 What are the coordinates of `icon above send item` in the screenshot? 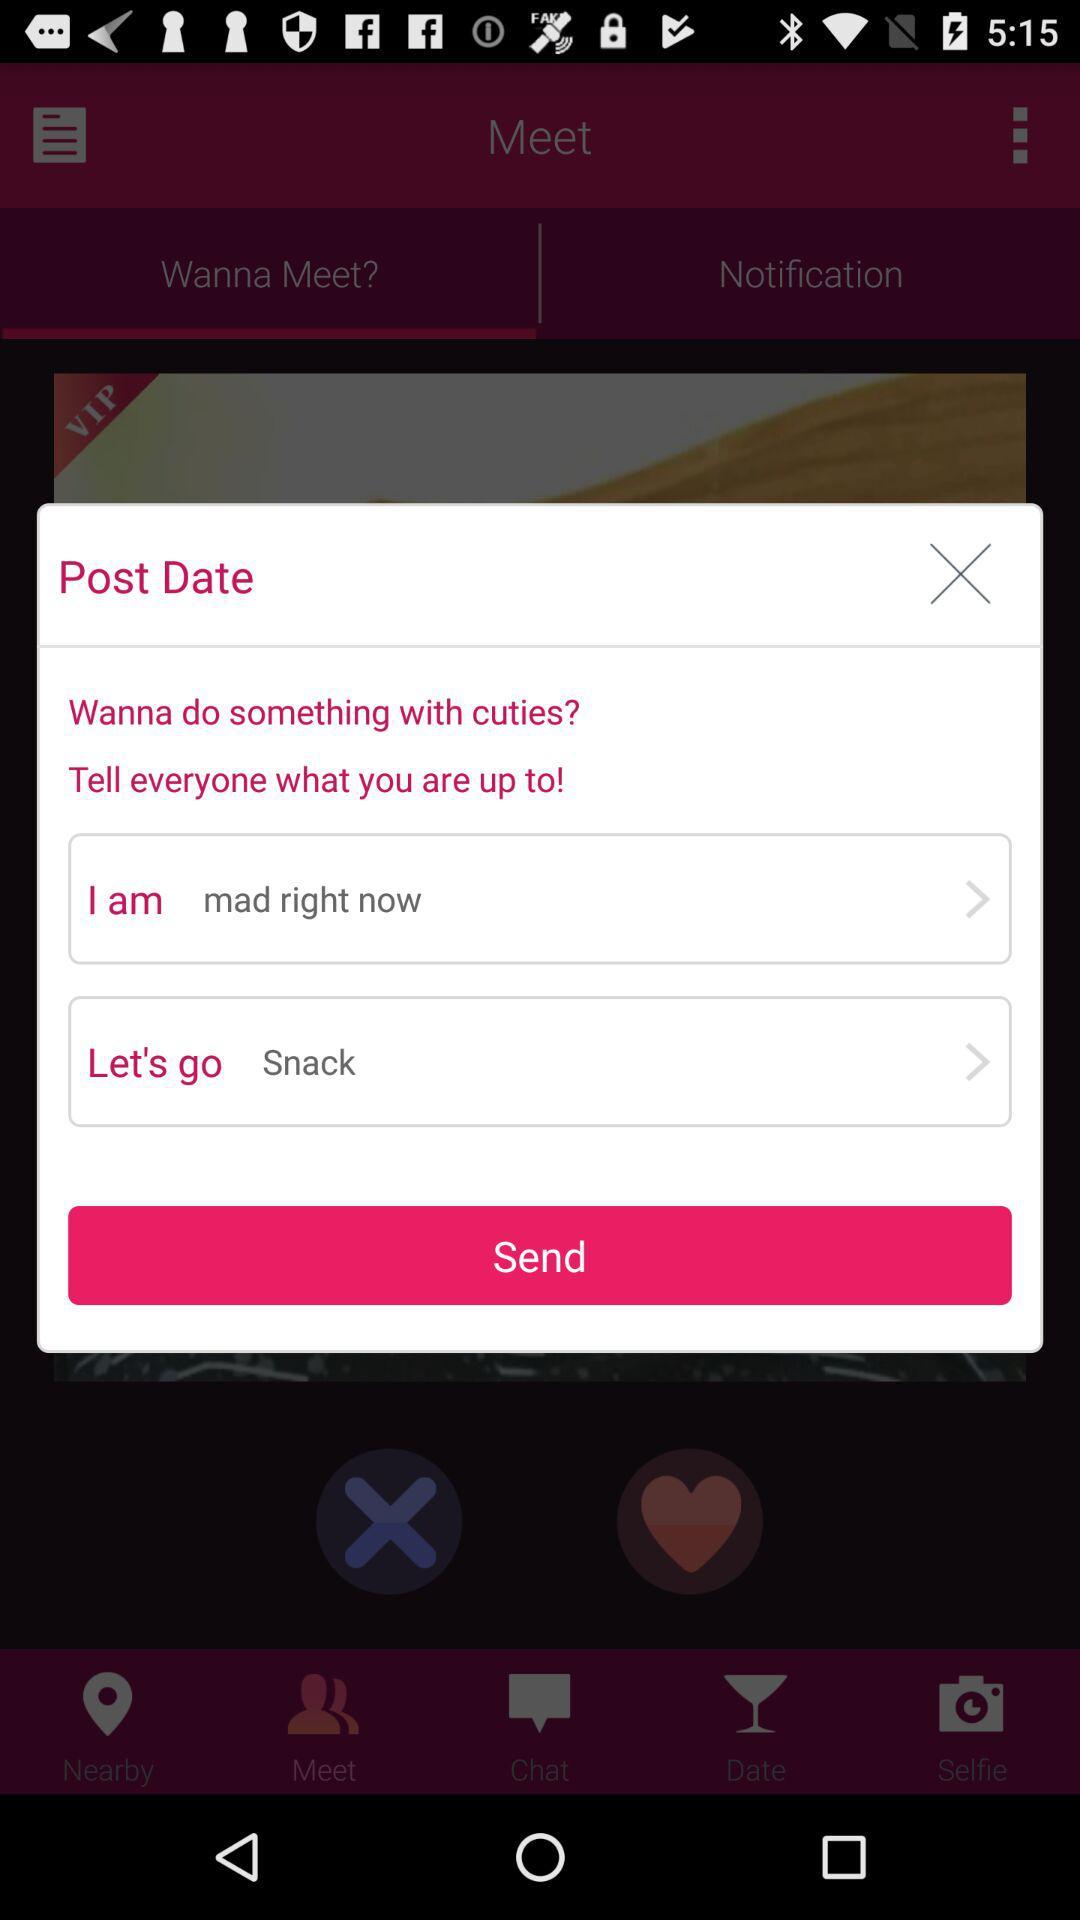 It's located at (611, 1060).